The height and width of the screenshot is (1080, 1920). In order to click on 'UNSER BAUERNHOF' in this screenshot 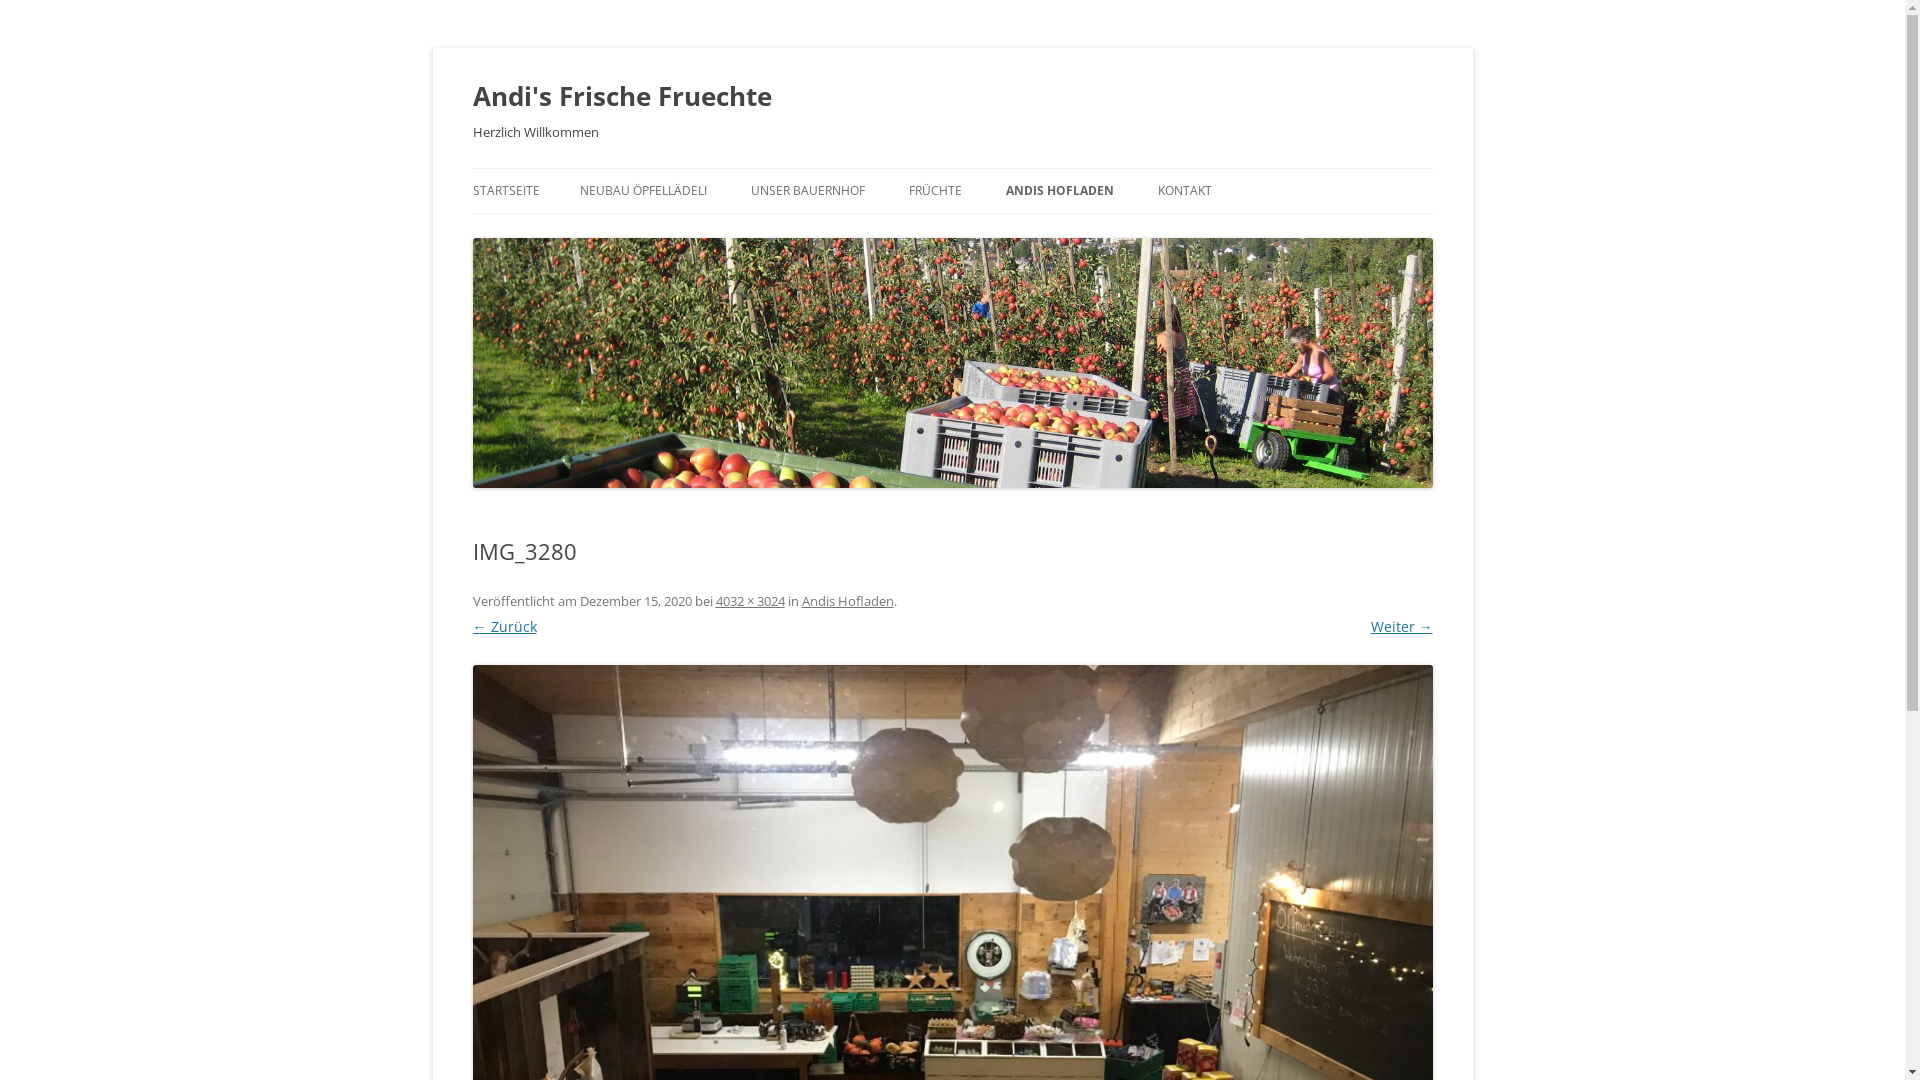, I will do `click(806, 191)`.